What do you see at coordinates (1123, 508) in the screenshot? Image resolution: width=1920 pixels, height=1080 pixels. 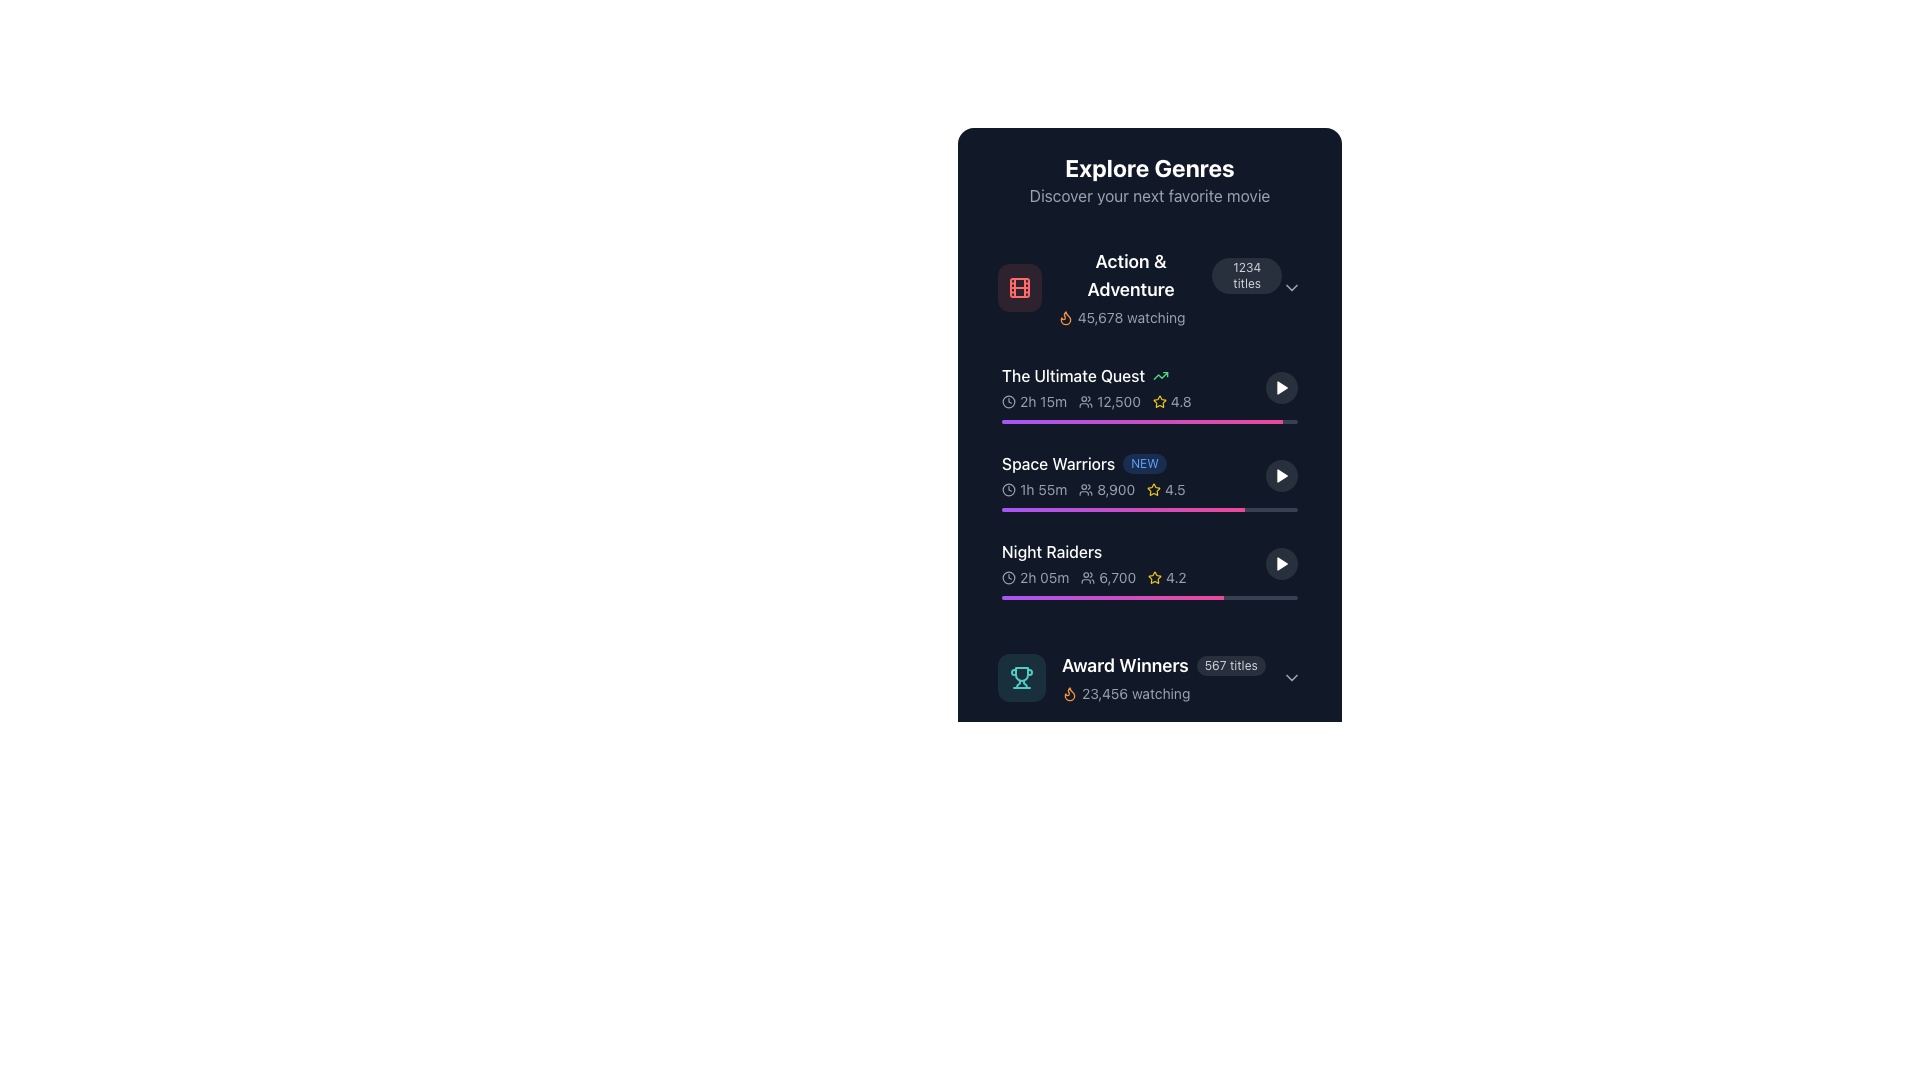 I see `the filled portion of the progress bar segment represented by a gradient from purple to pink, located under the 'Space Warriors' list entry, which indicates an 82% completion` at bounding box center [1123, 508].